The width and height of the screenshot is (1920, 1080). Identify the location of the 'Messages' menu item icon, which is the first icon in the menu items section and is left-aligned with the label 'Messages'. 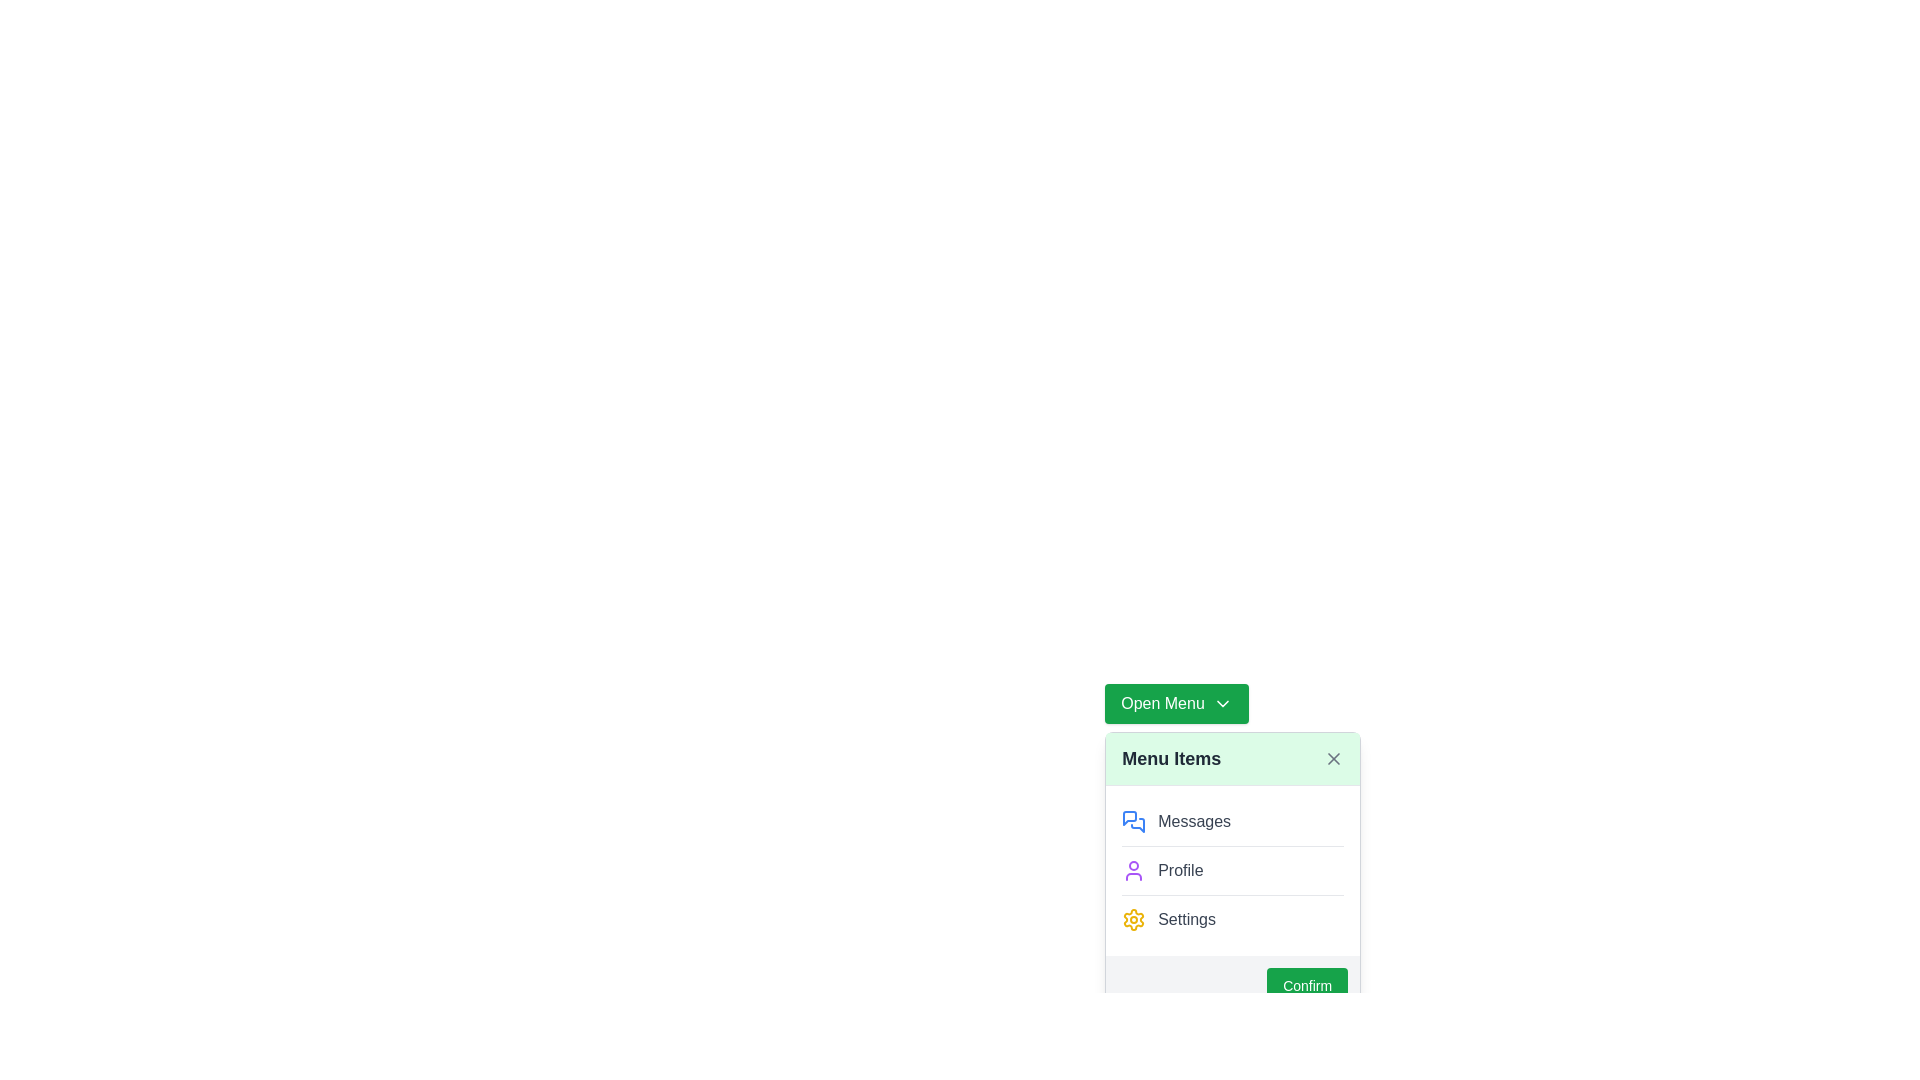
(1130, 818).